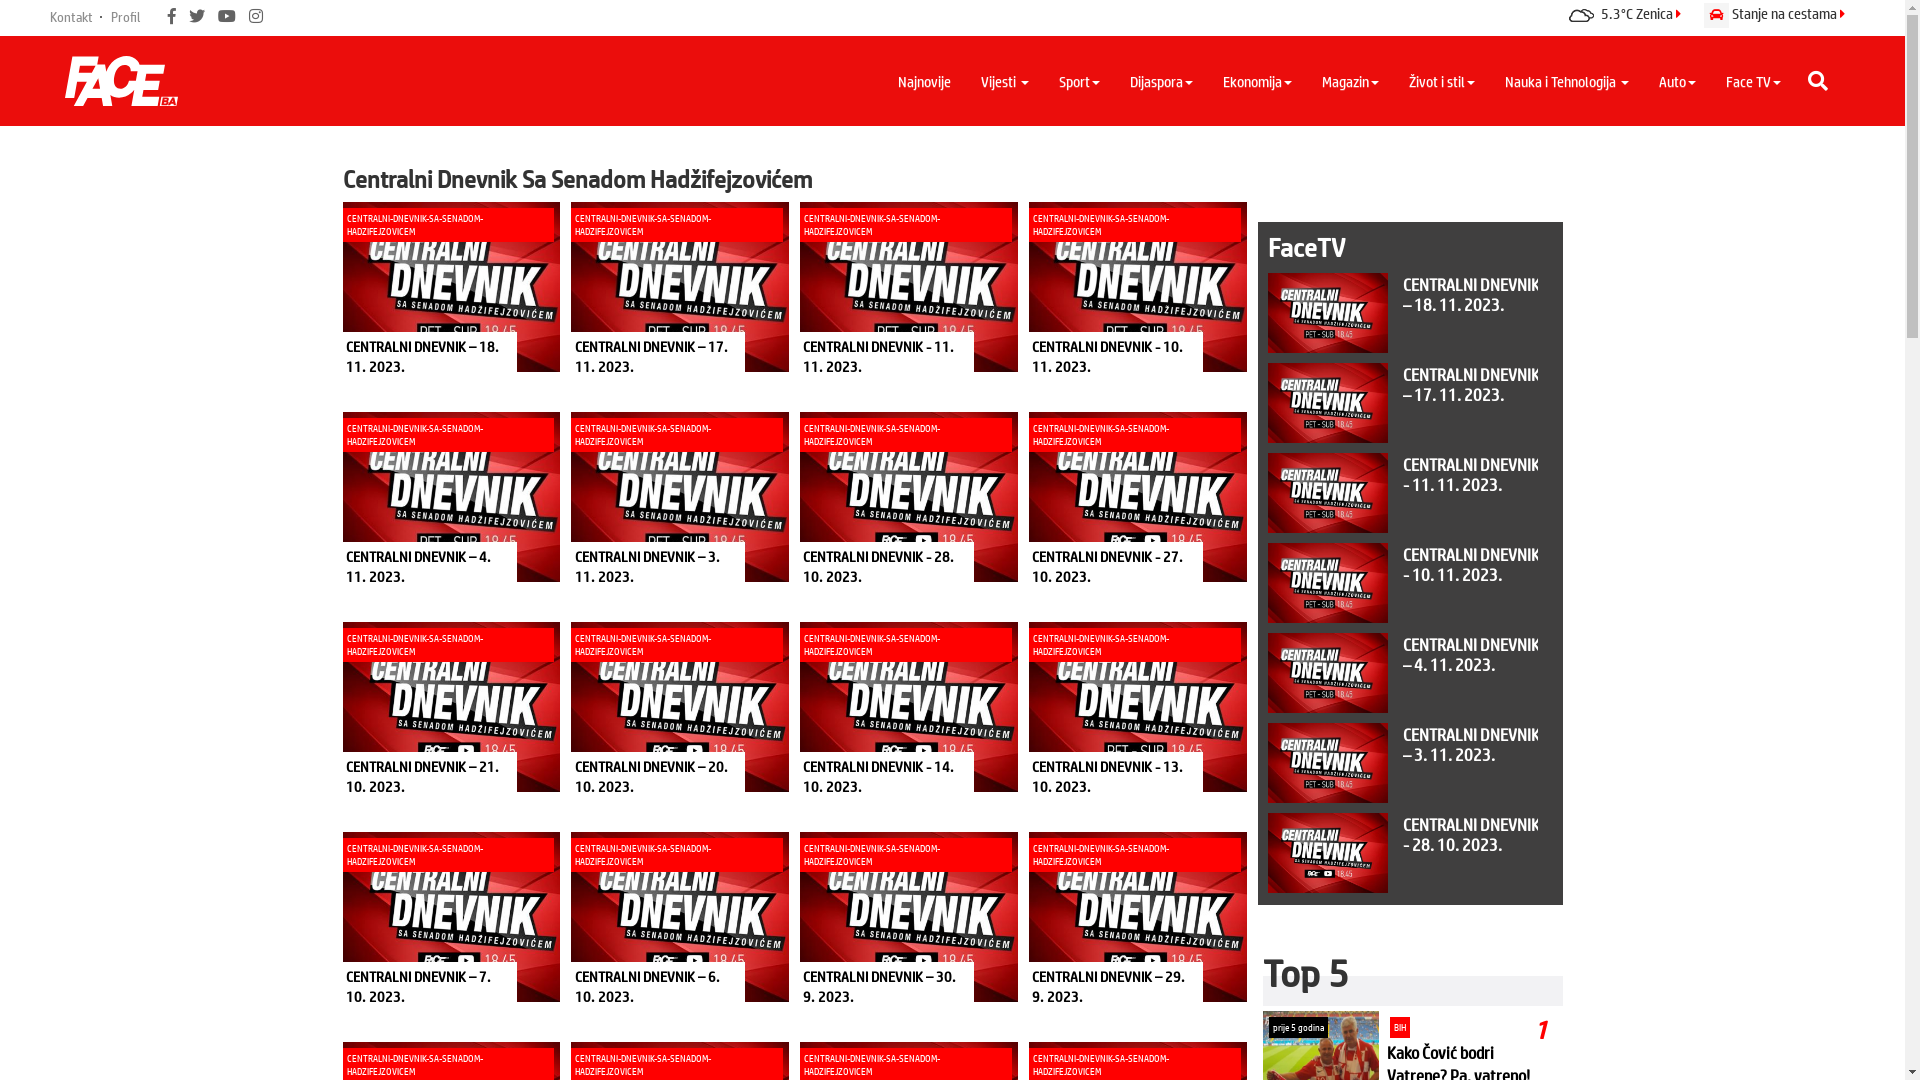  Describe the element at coordinates (1643, 80) in the screenshot. I see `'Auto'` at that location.